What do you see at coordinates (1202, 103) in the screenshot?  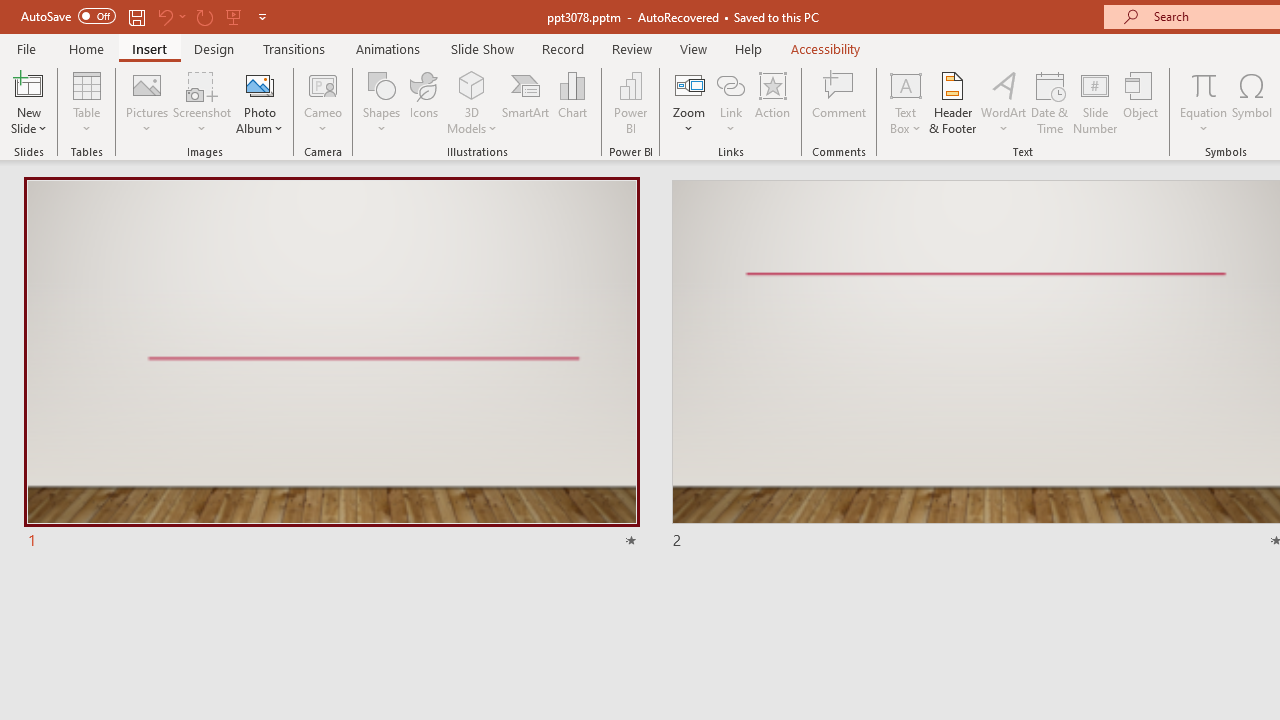 I see `'Equation'` at bounding box center [1202, 103].